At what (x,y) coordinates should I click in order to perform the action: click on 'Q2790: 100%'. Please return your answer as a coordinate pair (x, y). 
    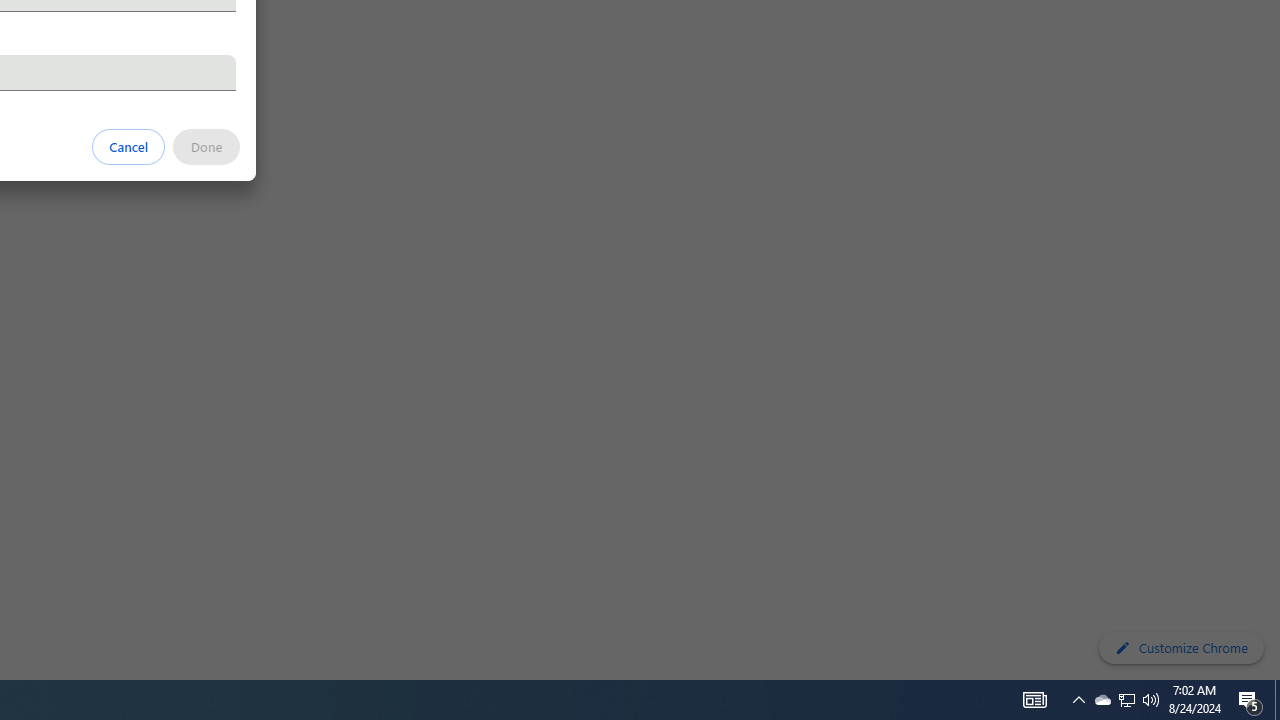
    Looking at the image, I should click on (1151, 698).